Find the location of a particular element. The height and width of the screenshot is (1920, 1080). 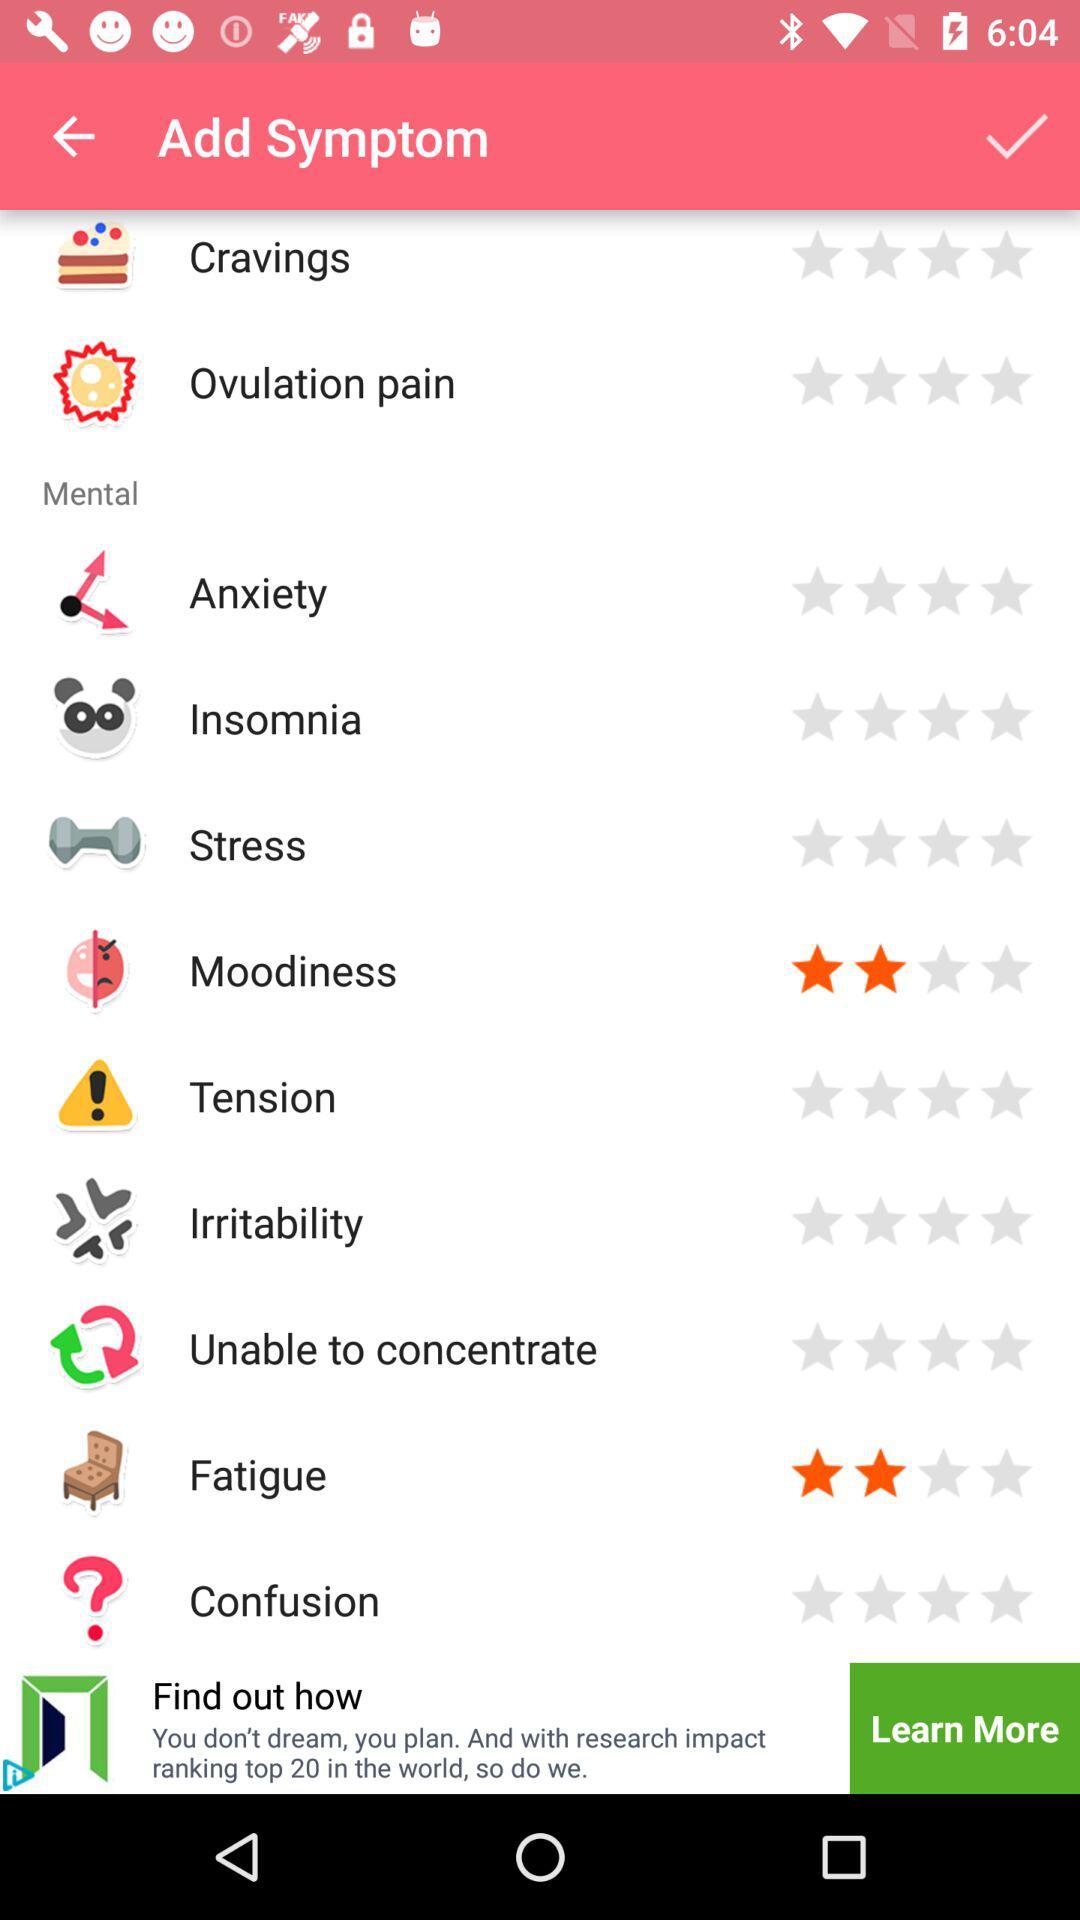

click the info is located at coordinates (18, 1775).